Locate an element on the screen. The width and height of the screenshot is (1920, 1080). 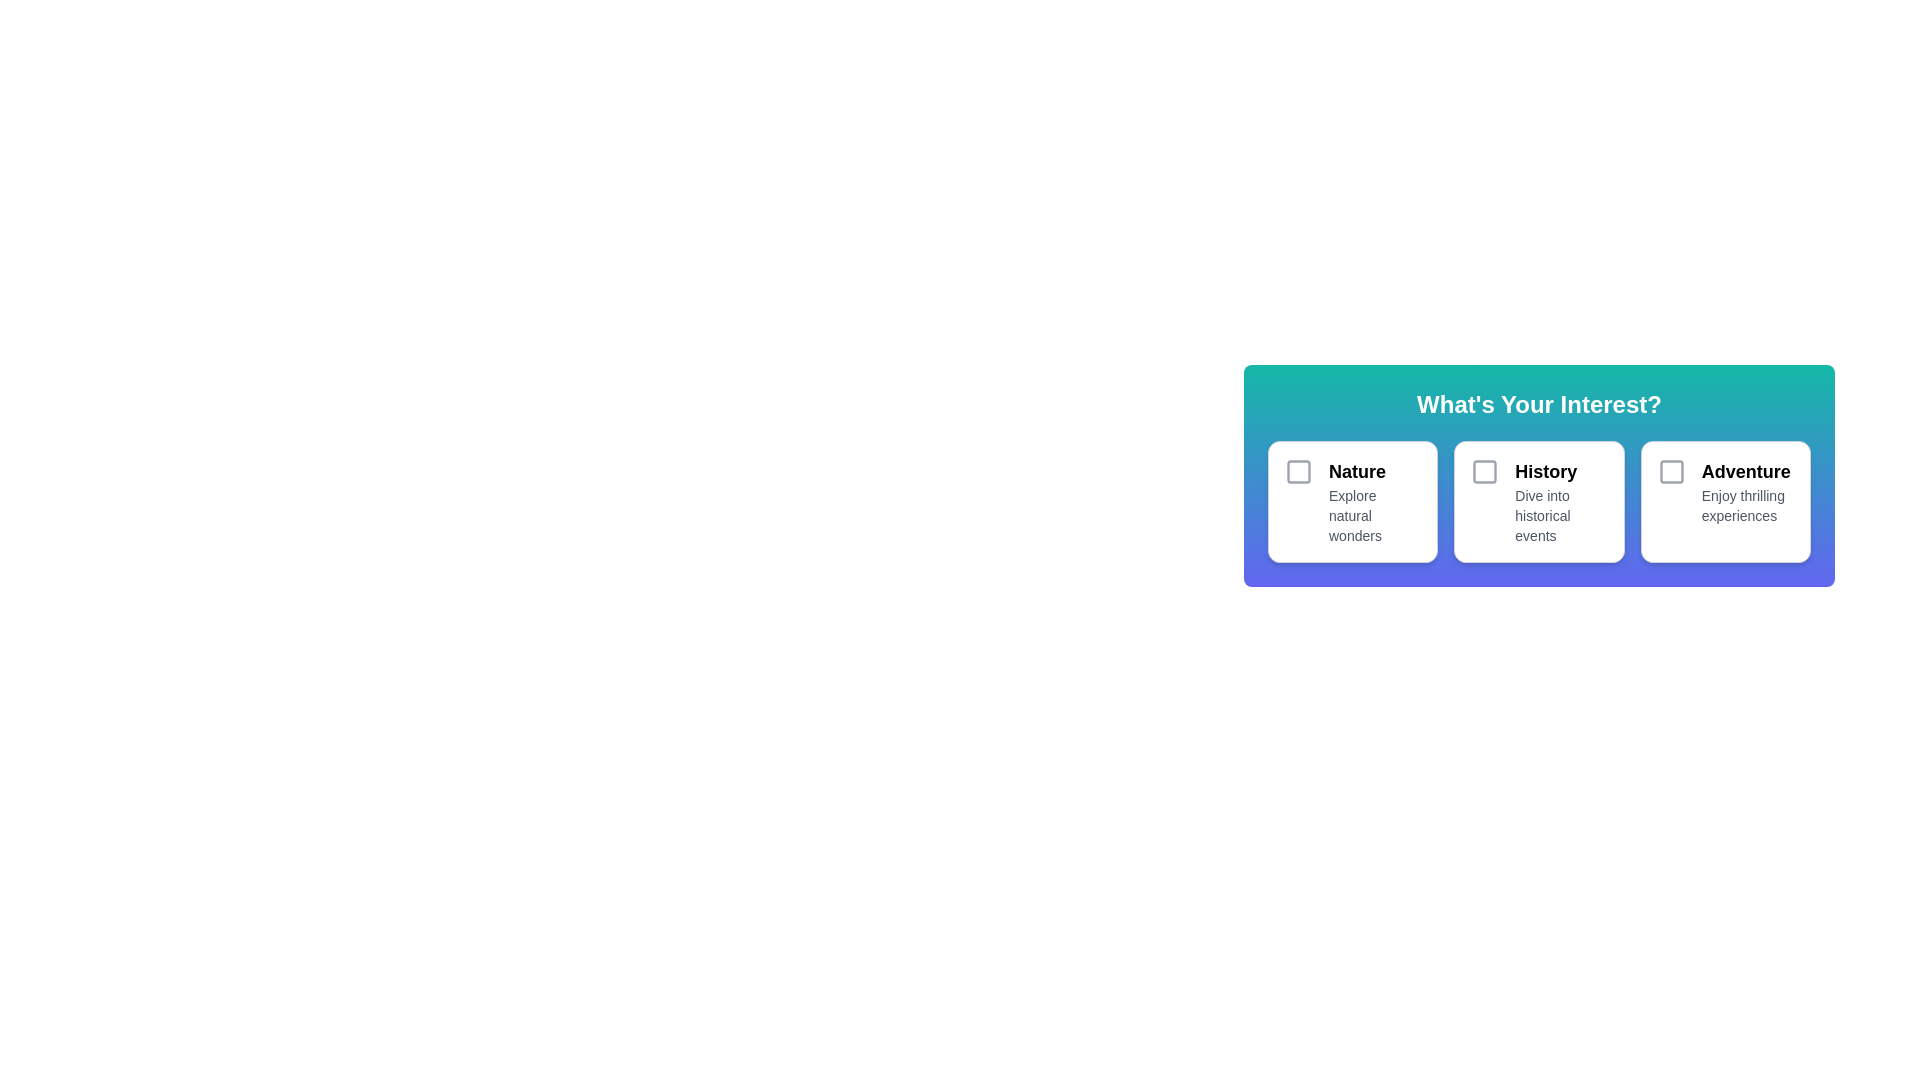
the checkboxes for 'Nature', 'History', and 'Adventure' options under the heading 'What's Your Interest?' is located at coordinates (1538, 475).